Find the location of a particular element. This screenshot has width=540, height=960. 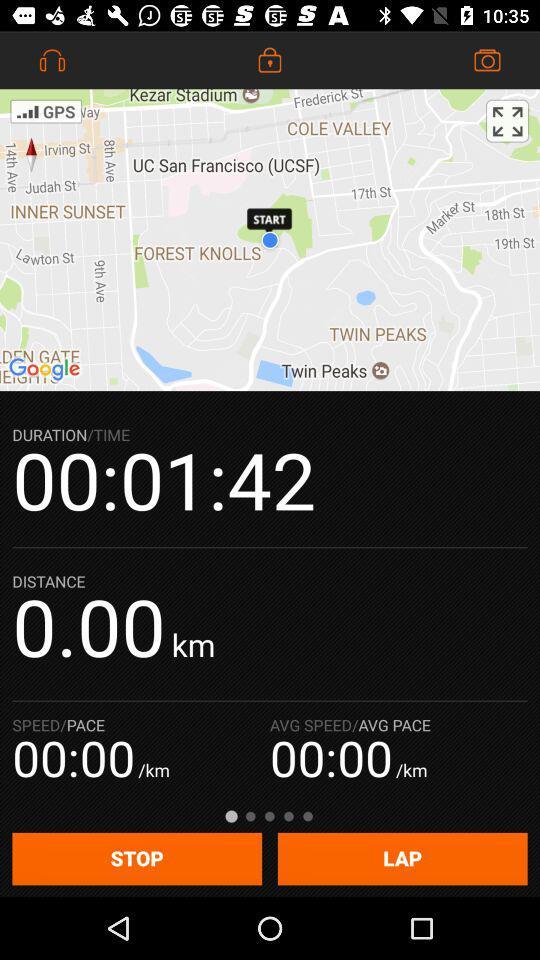

the expand icon is located at coordinates (507, 120).